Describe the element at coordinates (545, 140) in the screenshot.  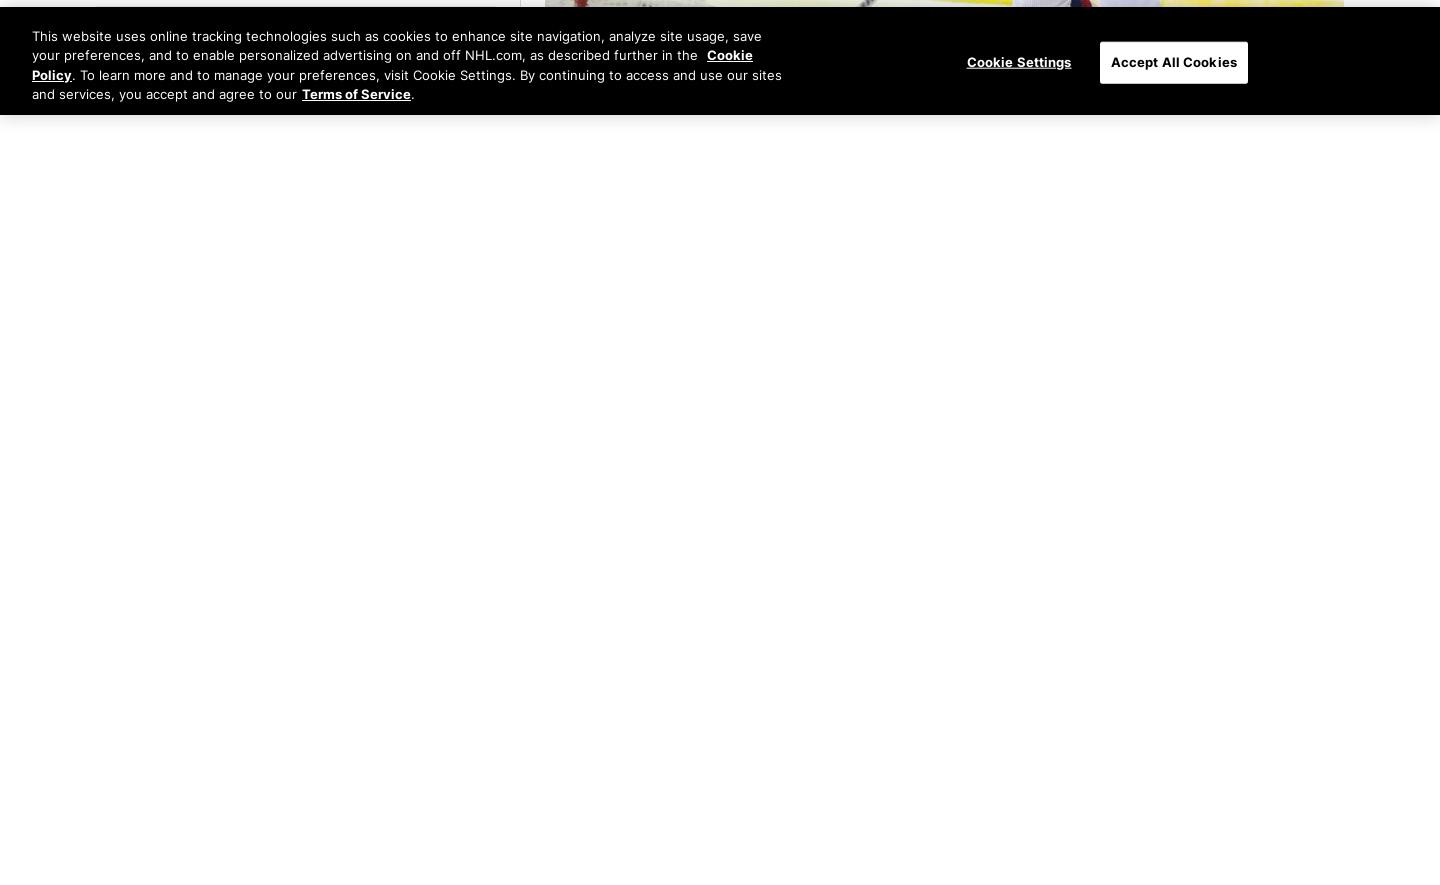
I see `'April 21, 2017'` at that location.